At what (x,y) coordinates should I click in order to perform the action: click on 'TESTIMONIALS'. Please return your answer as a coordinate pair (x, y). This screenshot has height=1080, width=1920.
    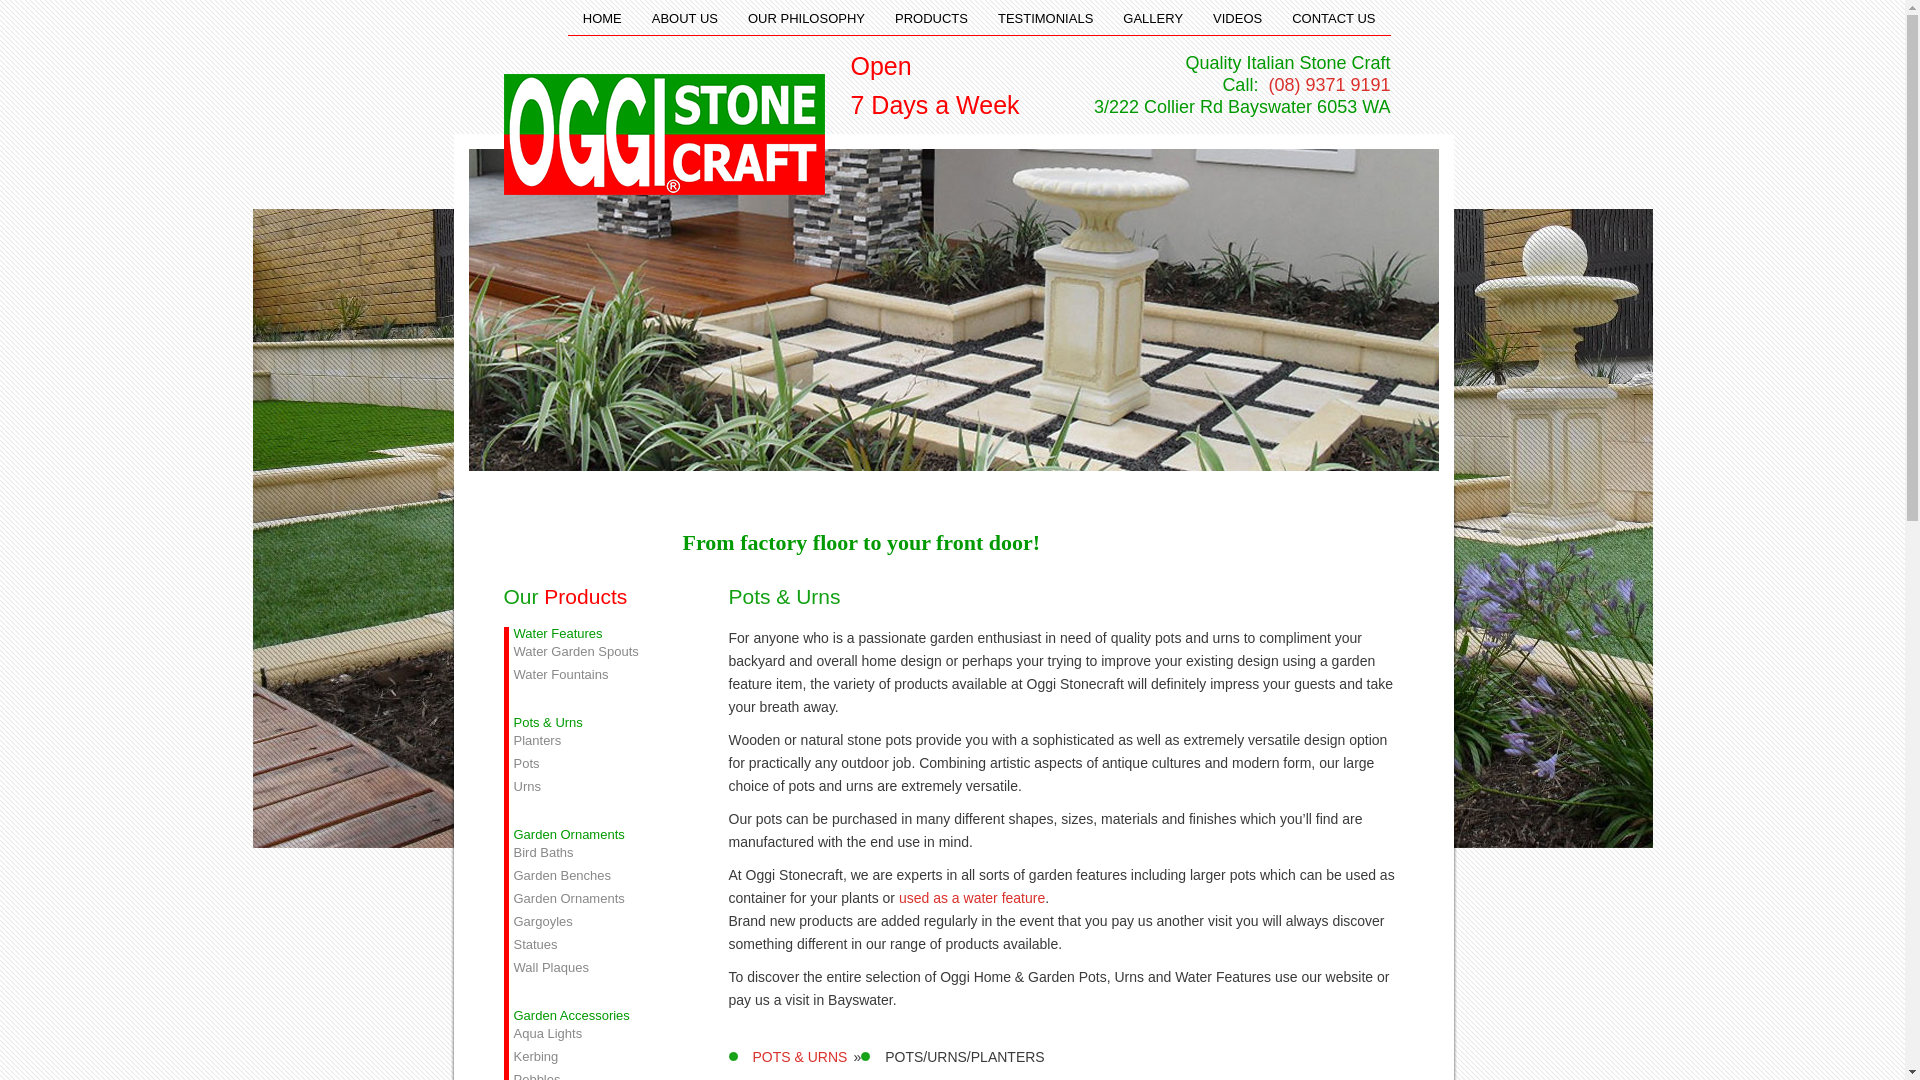
    Looking at the image, I should click on (983, 17).